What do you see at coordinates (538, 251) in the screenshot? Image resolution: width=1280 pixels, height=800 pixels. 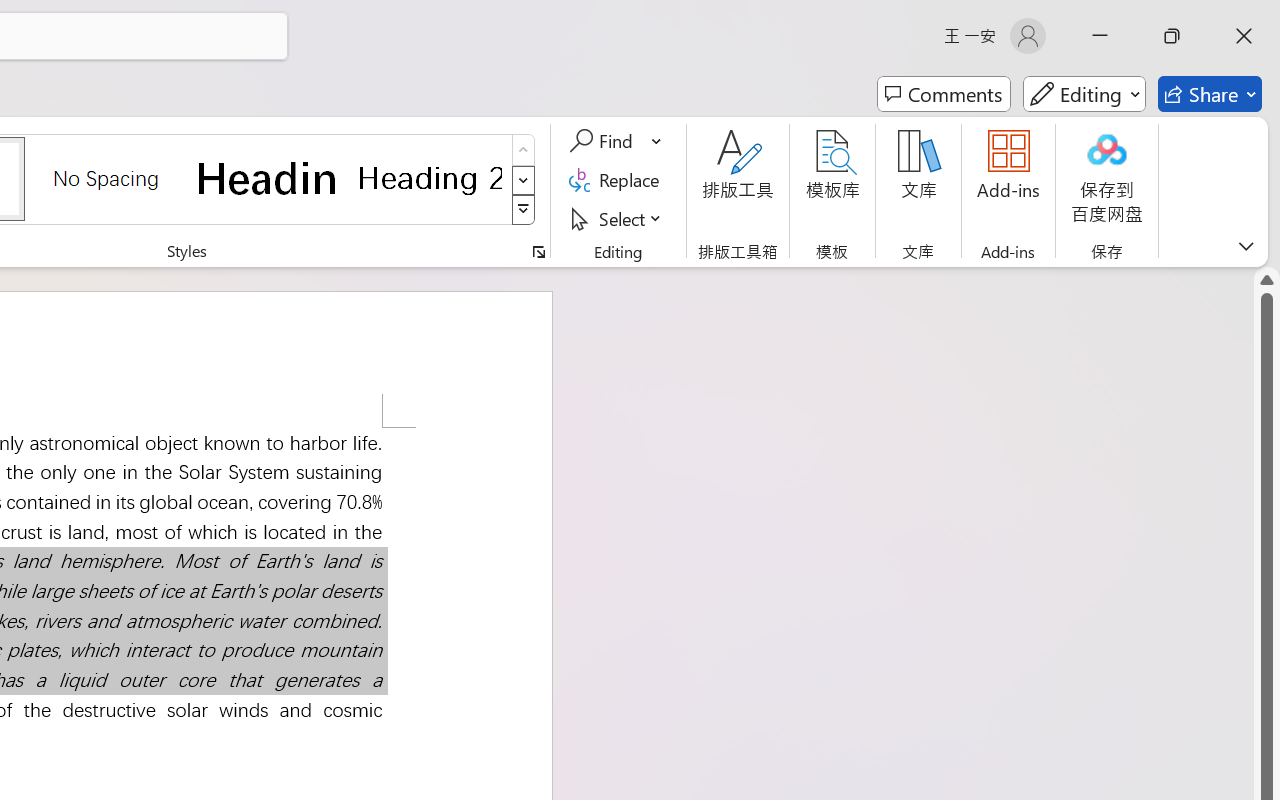 I see `'Styles...'` at bounding box center [538, 251].